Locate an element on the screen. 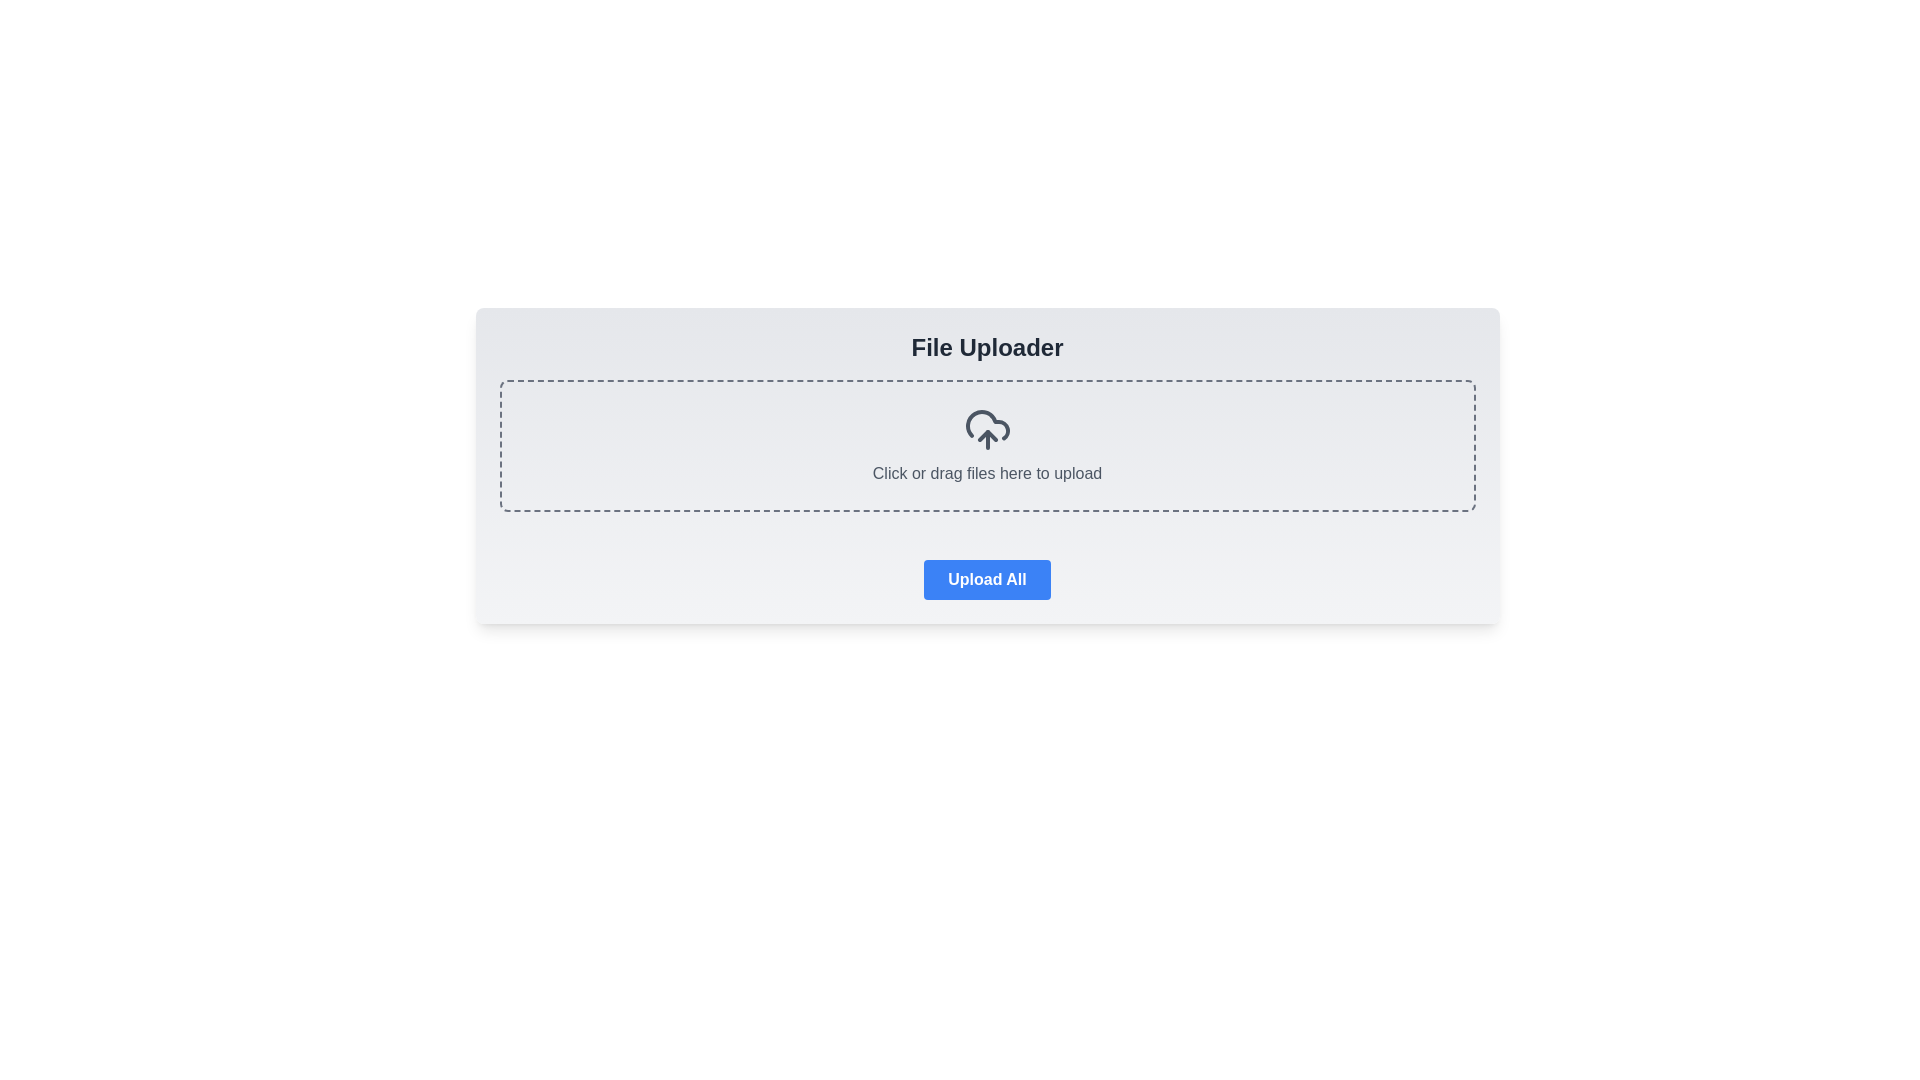 Image resolution: width=1920 pixels, height=1080 pixels. the instructional text that states 'Click or drag files here to upload.' which is styled in gray and located within a rectangular outlined area near the bottom of a dashed rectangle below an upload icon is located at coordinates (987, 474).